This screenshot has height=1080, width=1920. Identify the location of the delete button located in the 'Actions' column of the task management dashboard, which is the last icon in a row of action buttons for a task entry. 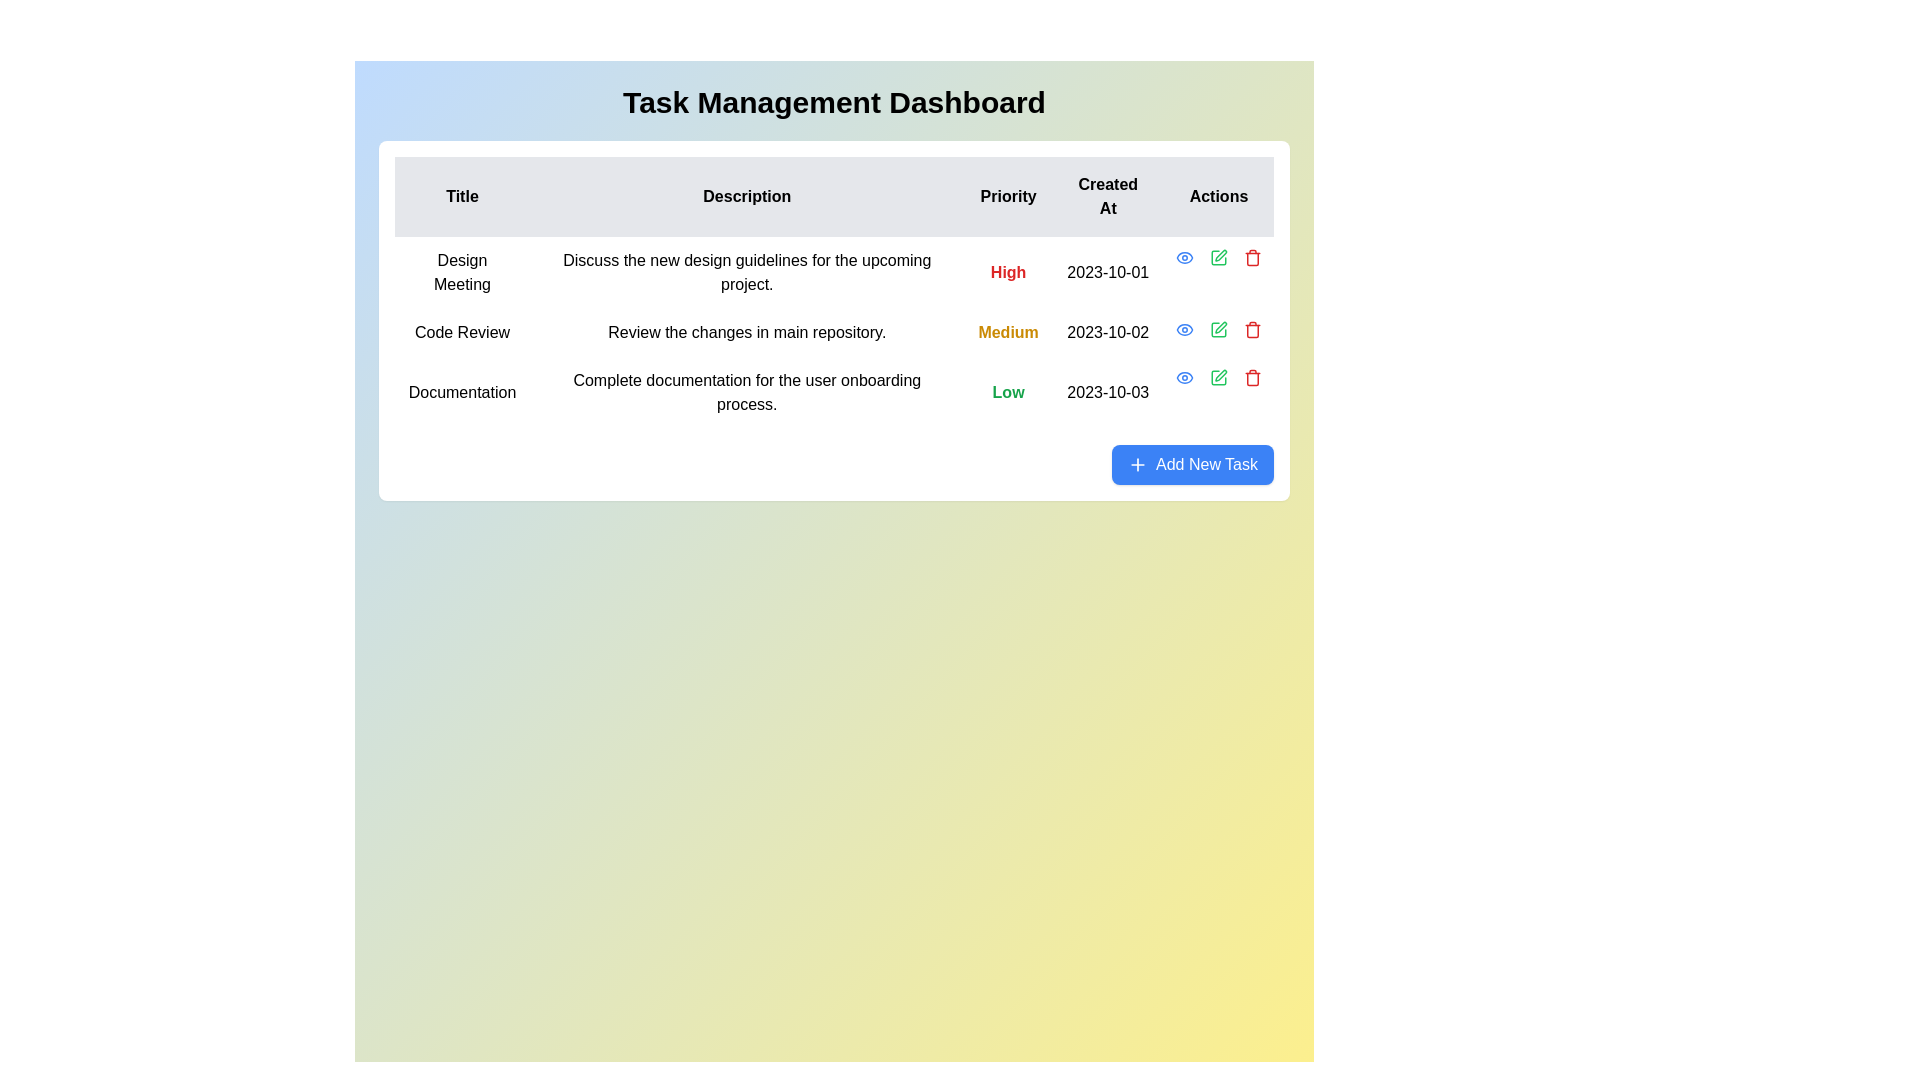
(1251, 378).